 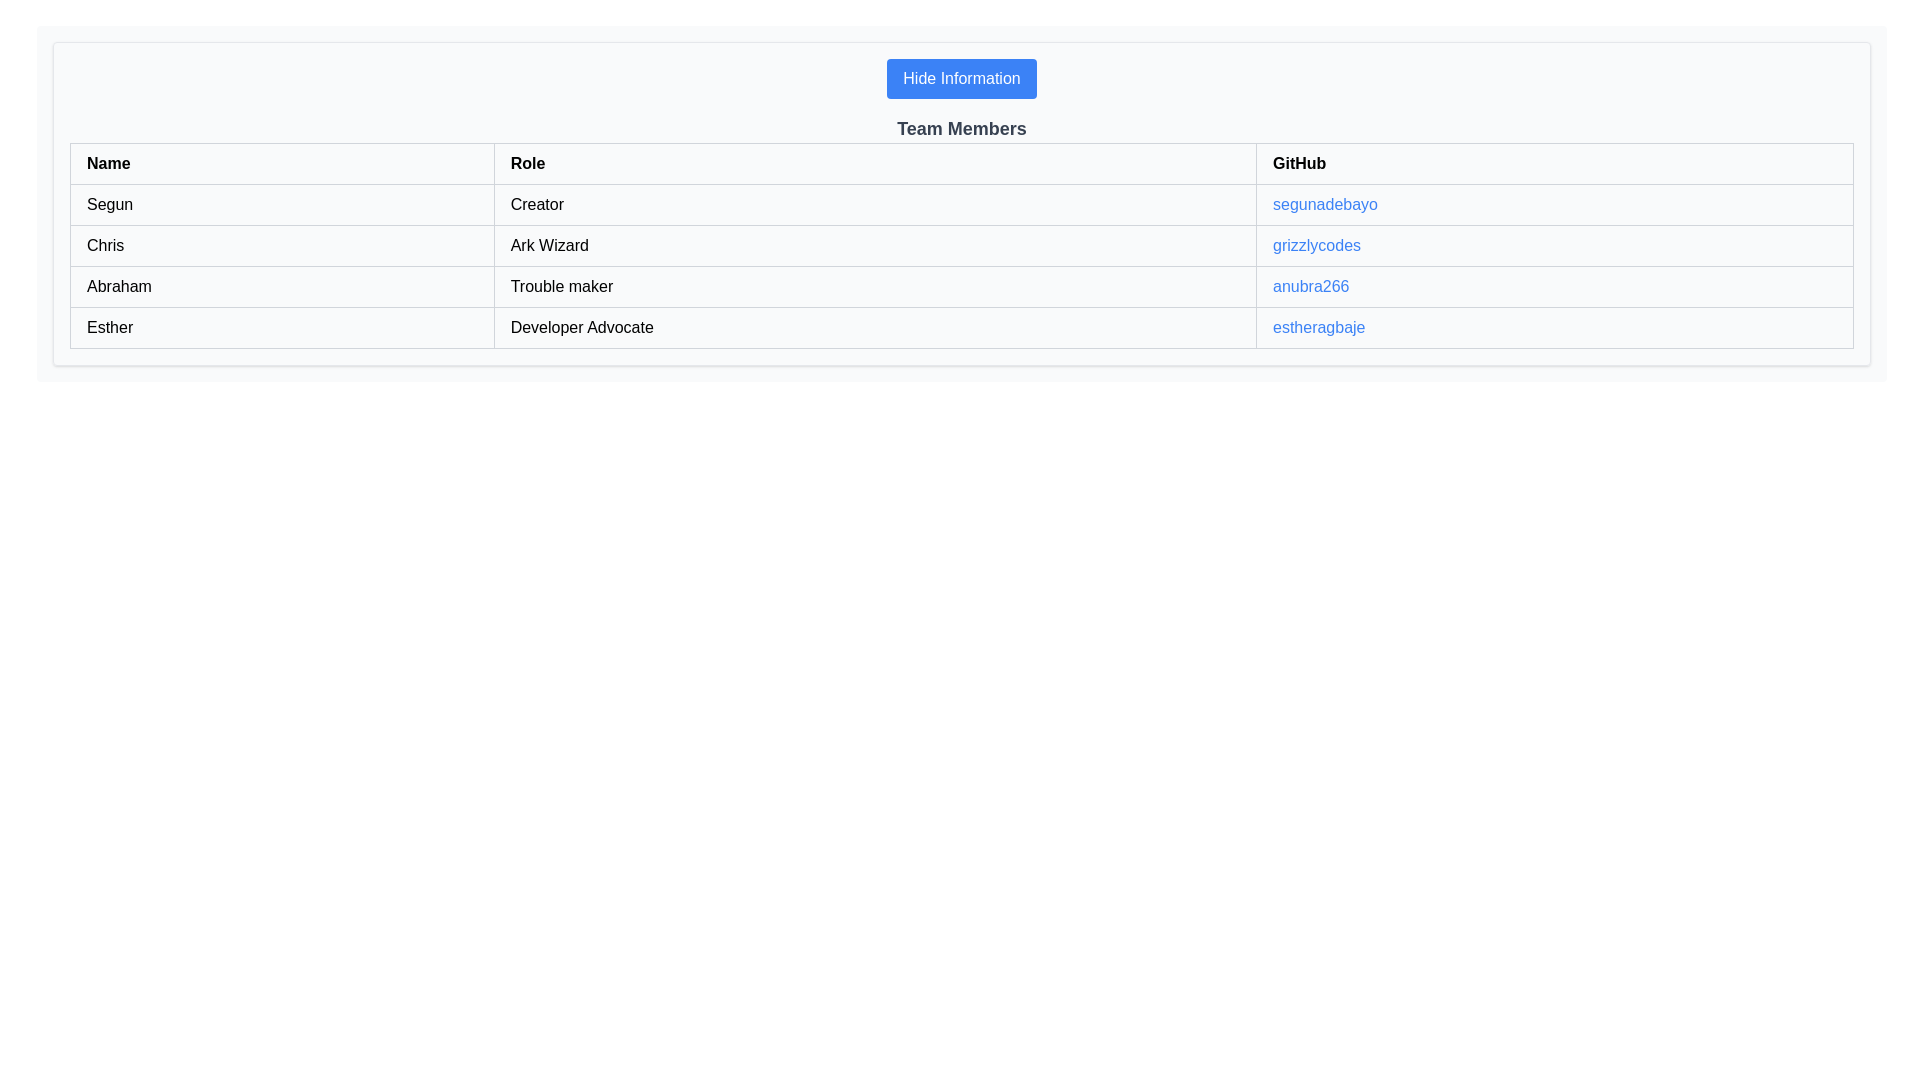 I want to click on the hyperlink in the first row of the 'GitHub' column that directs to the GitHub profile of 'segunadebayo', so click(x=1325, y=204).